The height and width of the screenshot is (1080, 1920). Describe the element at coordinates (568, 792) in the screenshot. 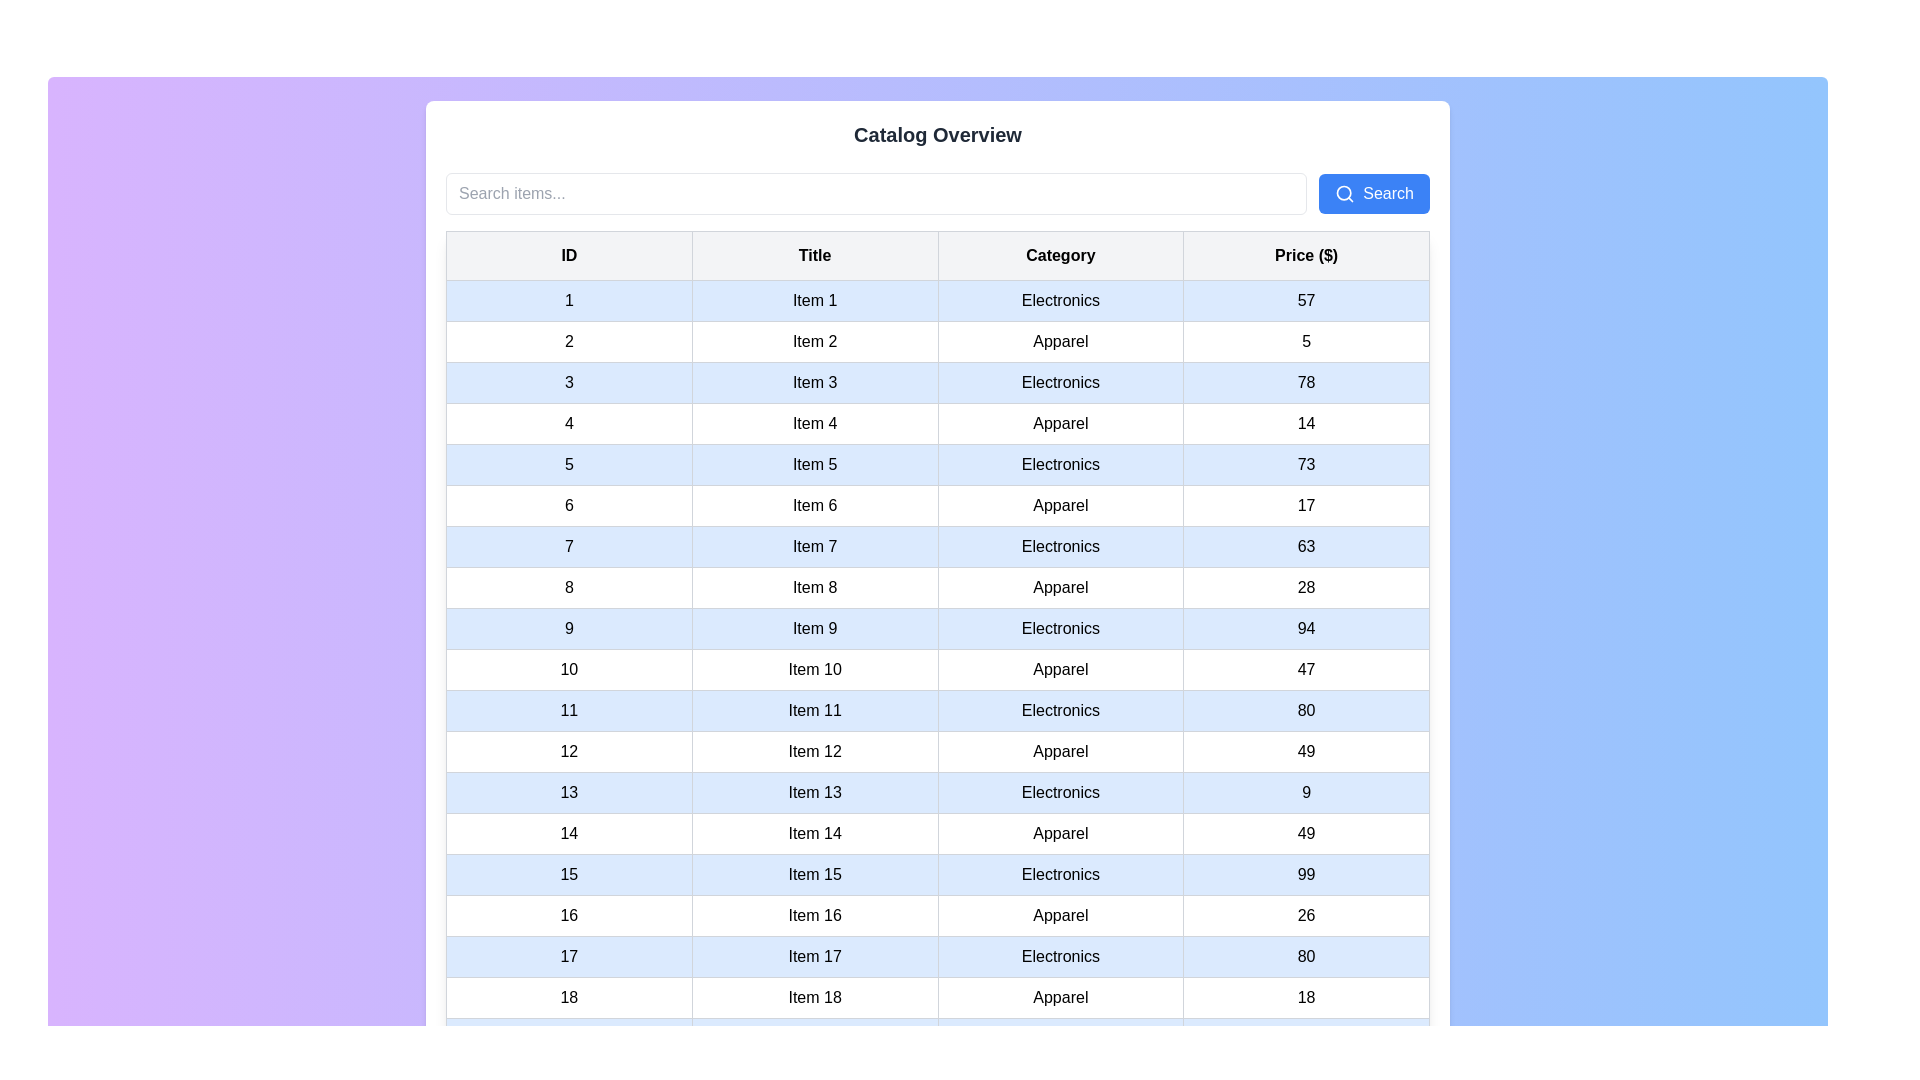

I see `the first table cell representing the ID of 'Item 13' in the table` at that location.